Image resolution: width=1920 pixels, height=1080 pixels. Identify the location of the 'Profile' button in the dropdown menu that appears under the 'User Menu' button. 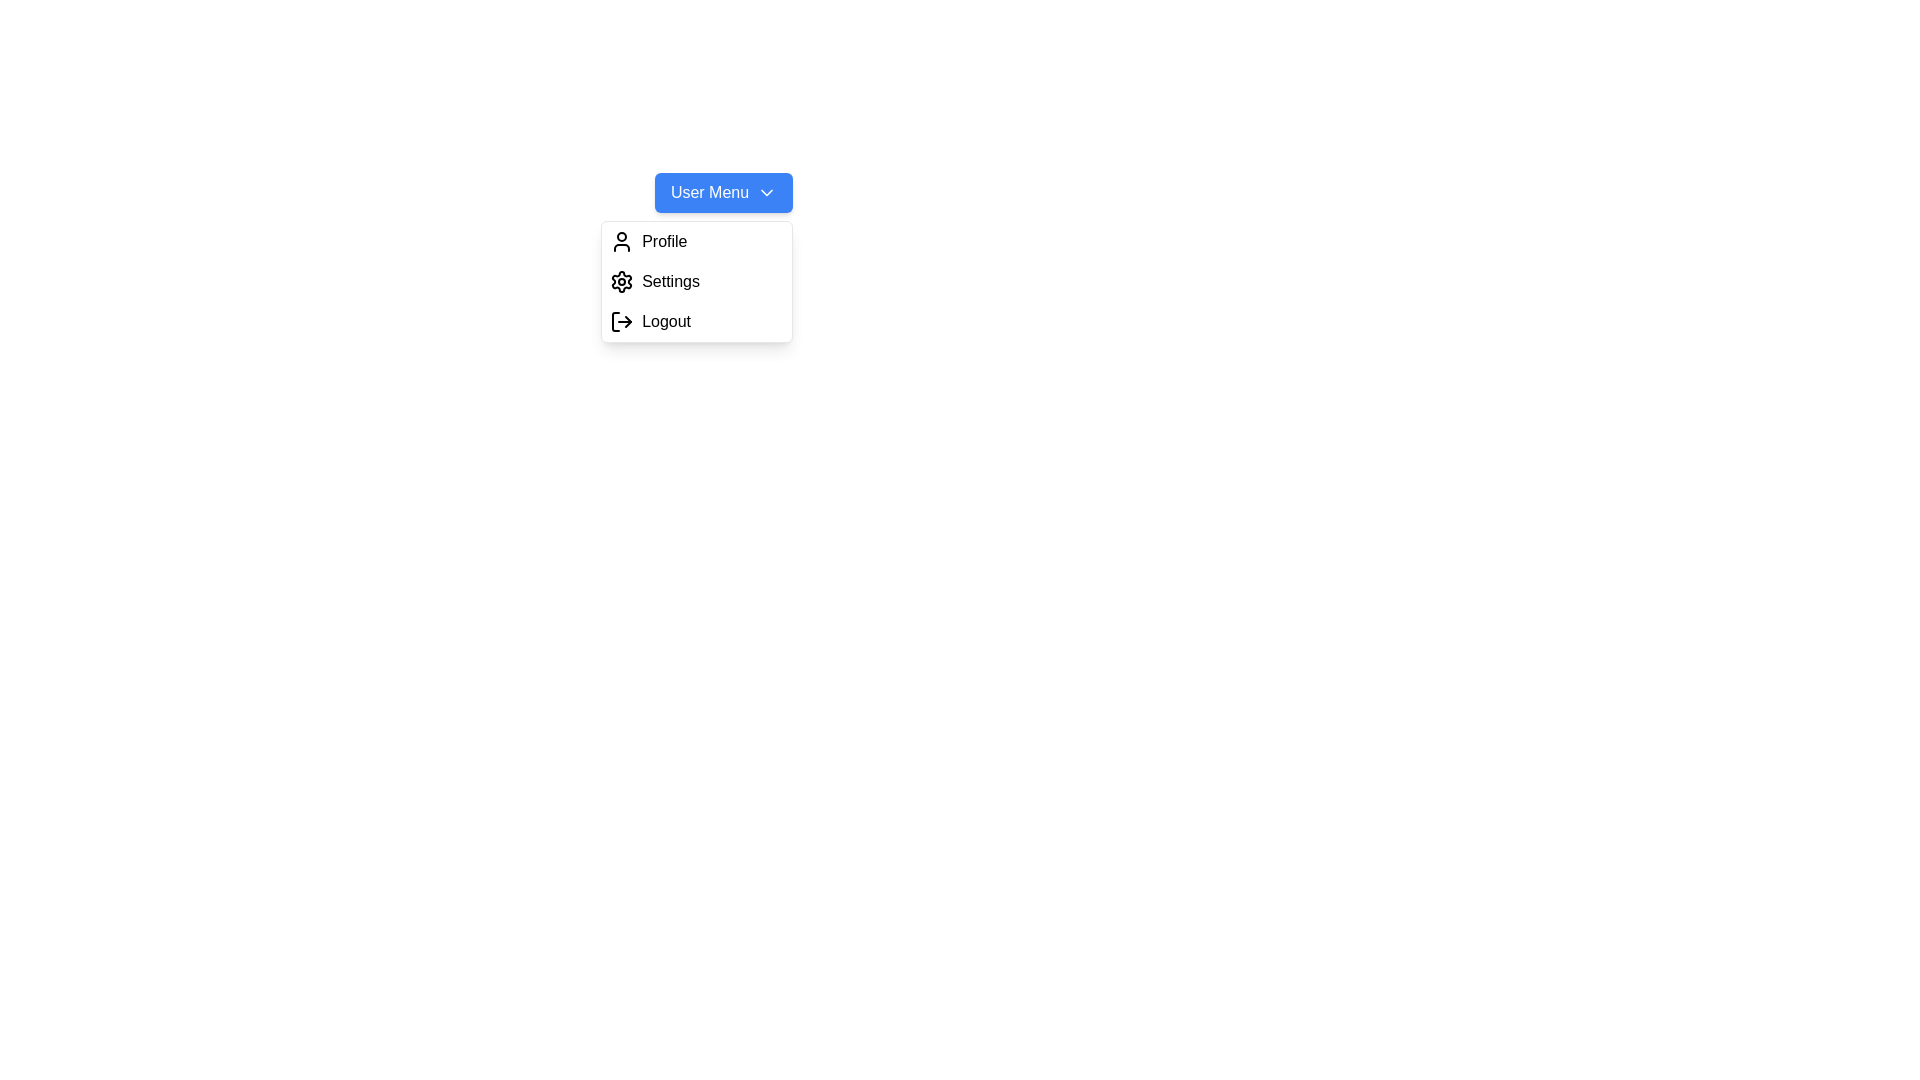
(697, 241).